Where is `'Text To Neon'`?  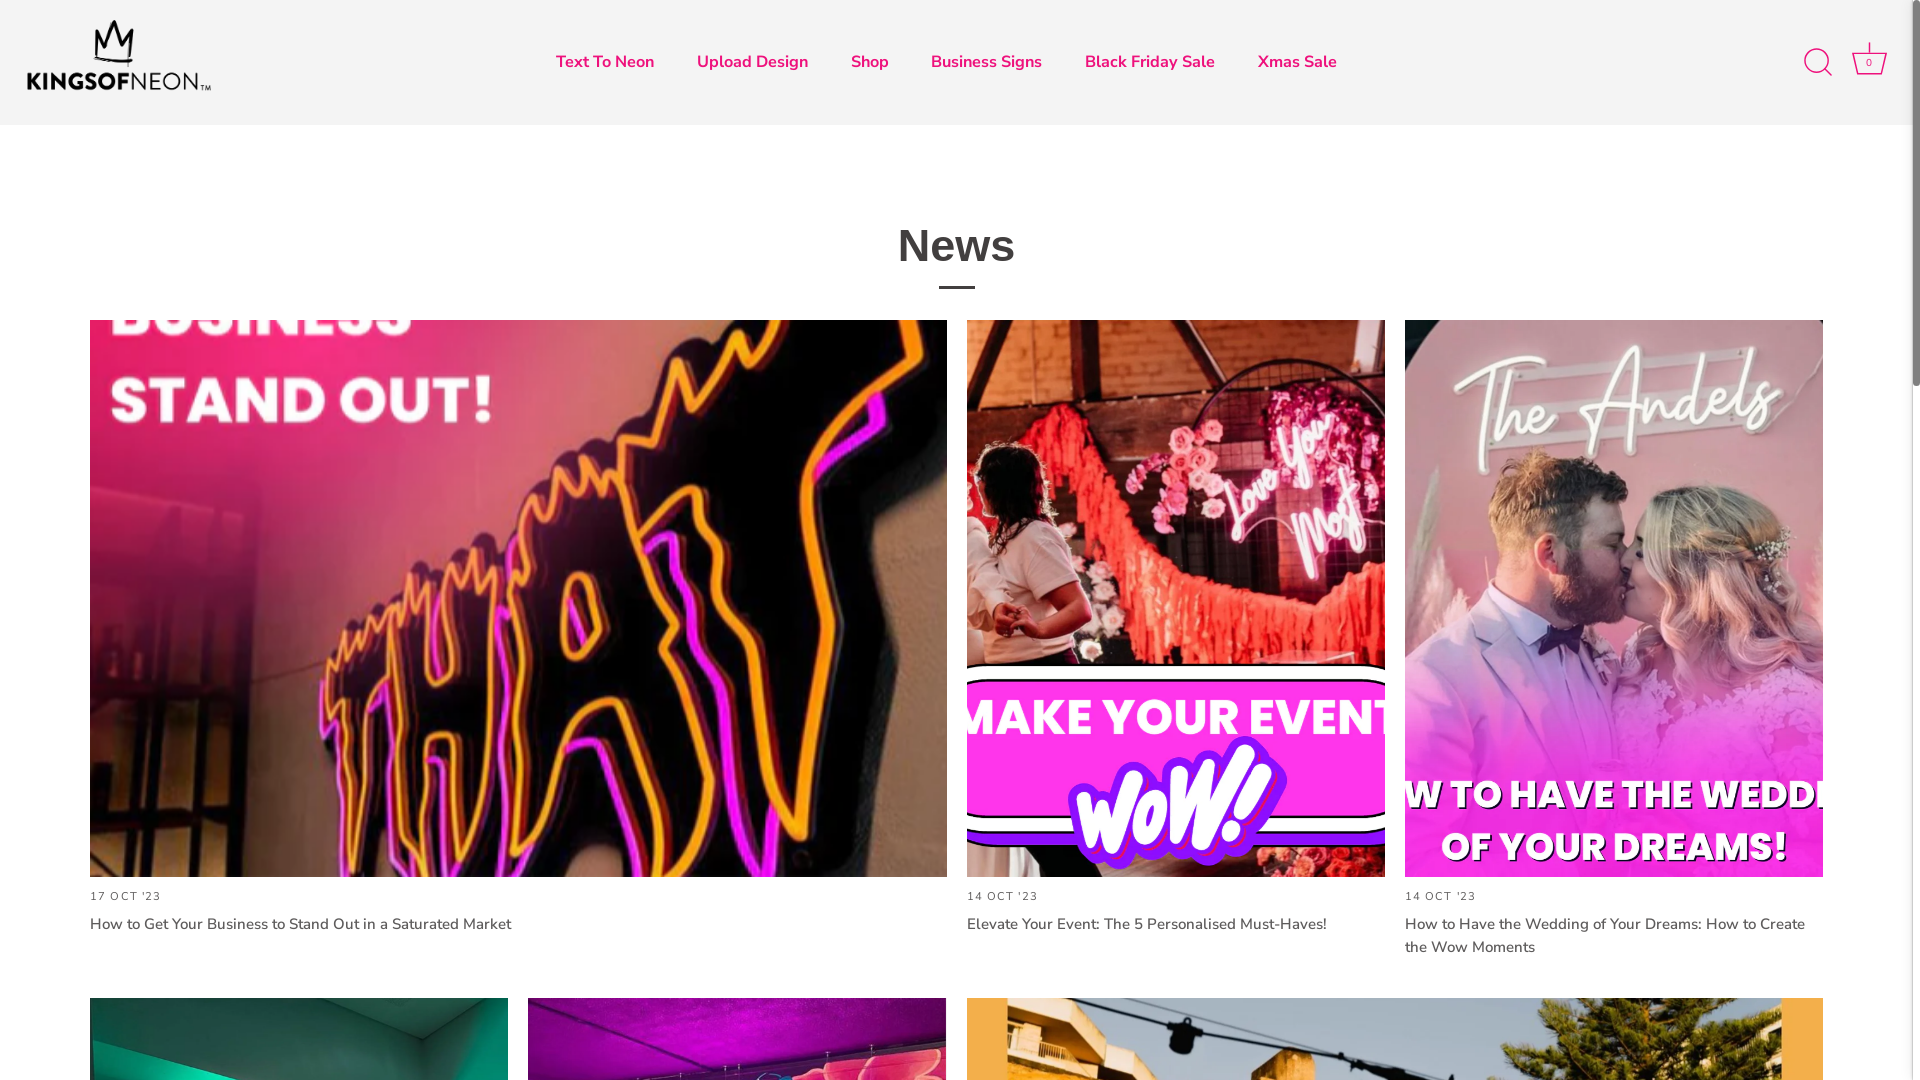
'Text To Neon' is located at coordinates (603, 61).